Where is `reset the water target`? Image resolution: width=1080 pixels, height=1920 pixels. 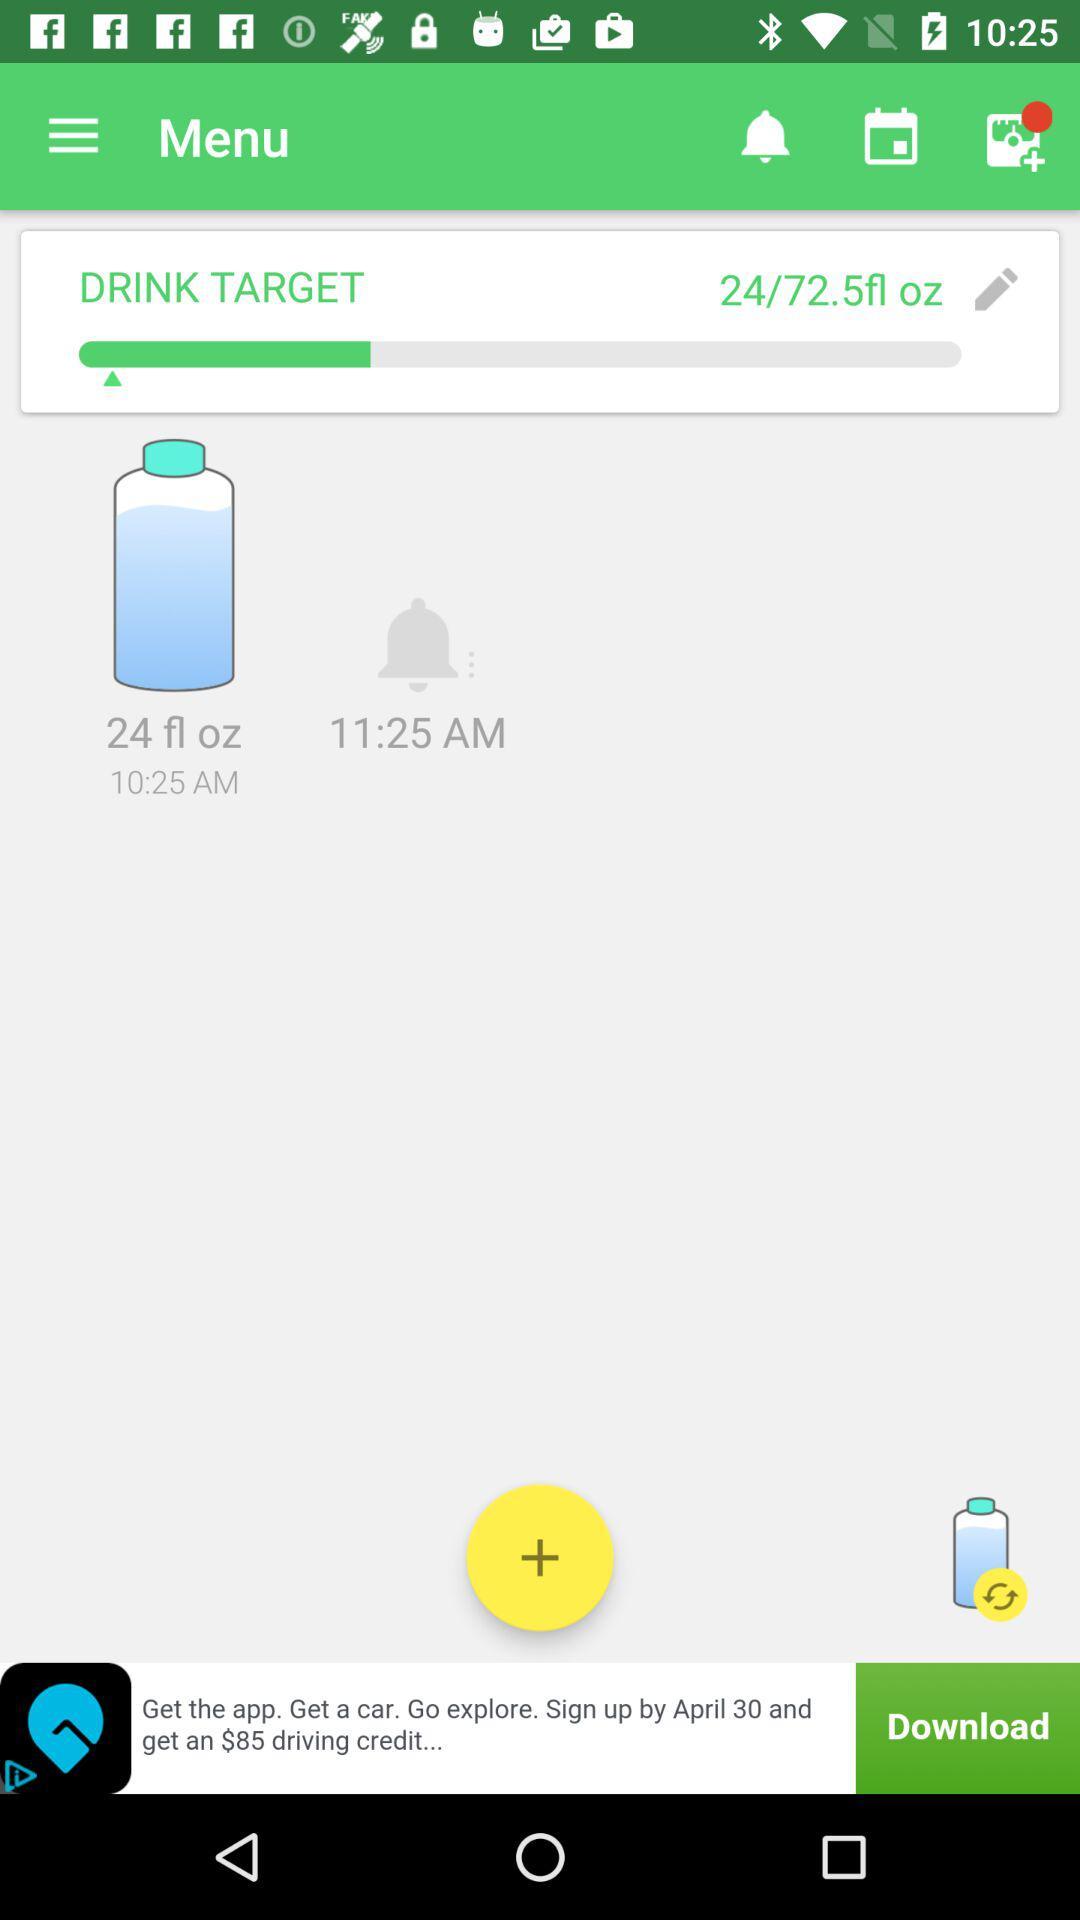
reset the water target is located at coordinates (979, 1556).